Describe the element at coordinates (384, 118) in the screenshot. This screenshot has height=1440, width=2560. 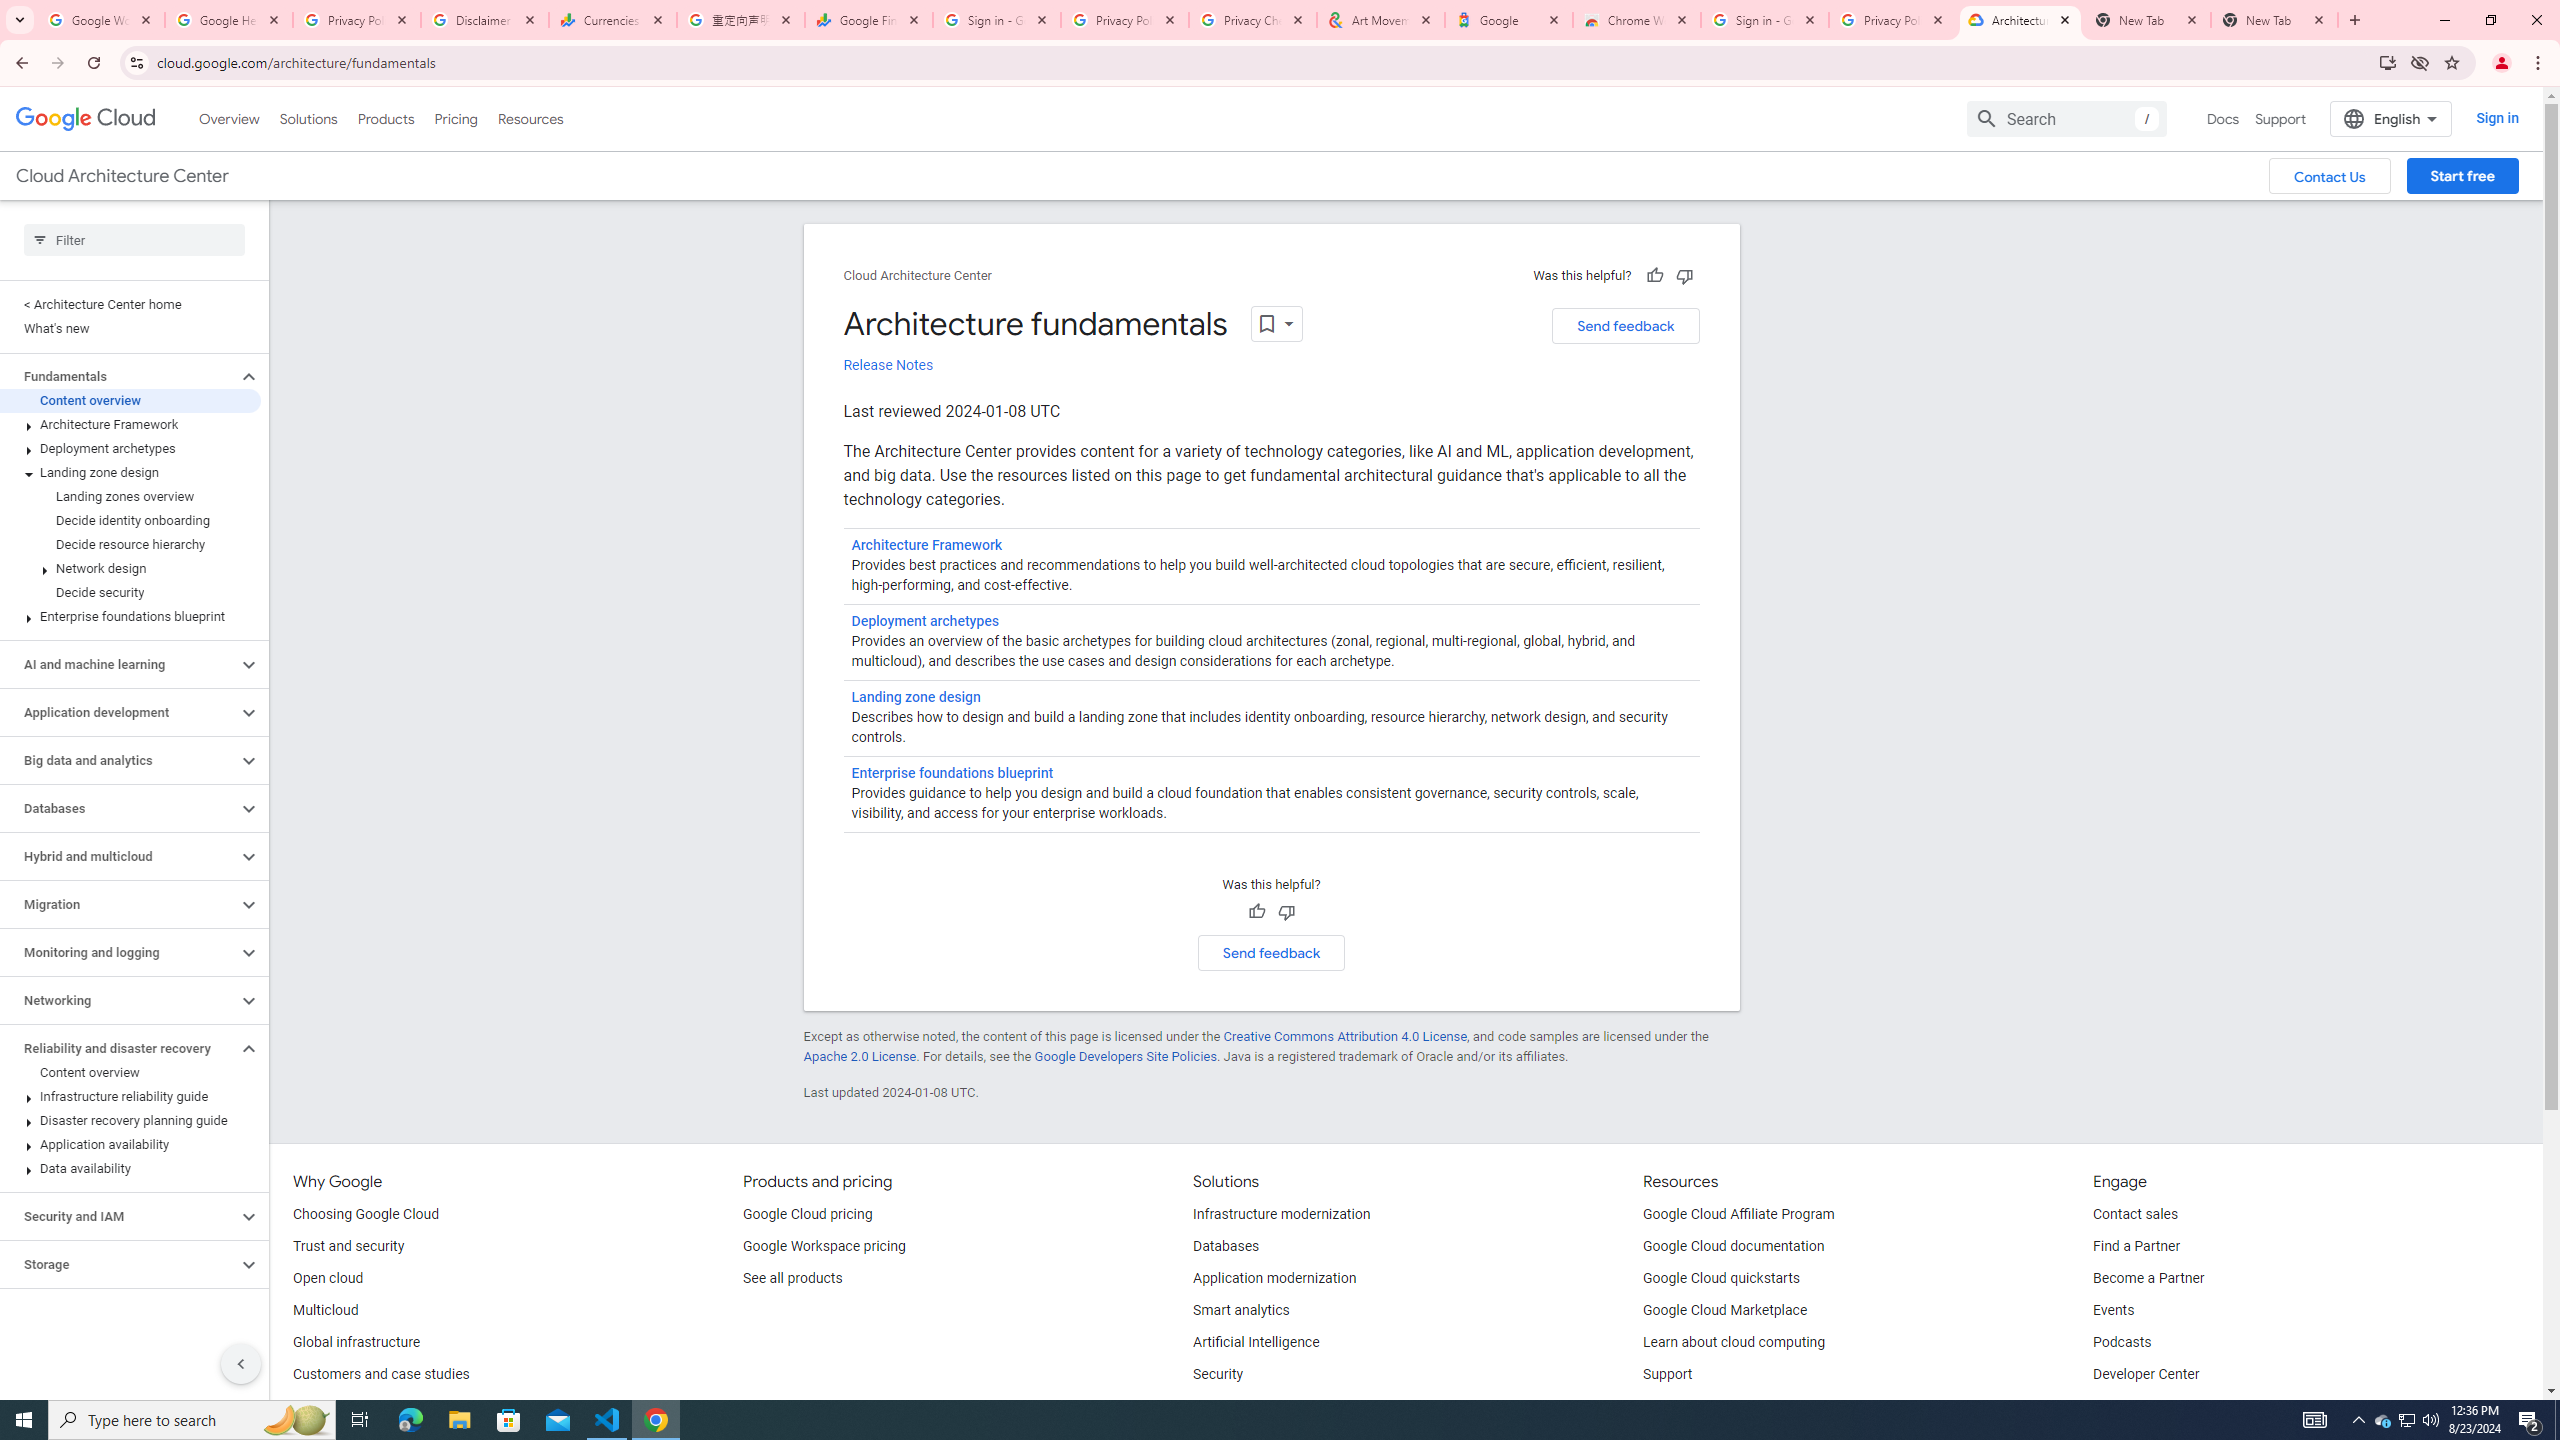
I see `'Products'` at that location.